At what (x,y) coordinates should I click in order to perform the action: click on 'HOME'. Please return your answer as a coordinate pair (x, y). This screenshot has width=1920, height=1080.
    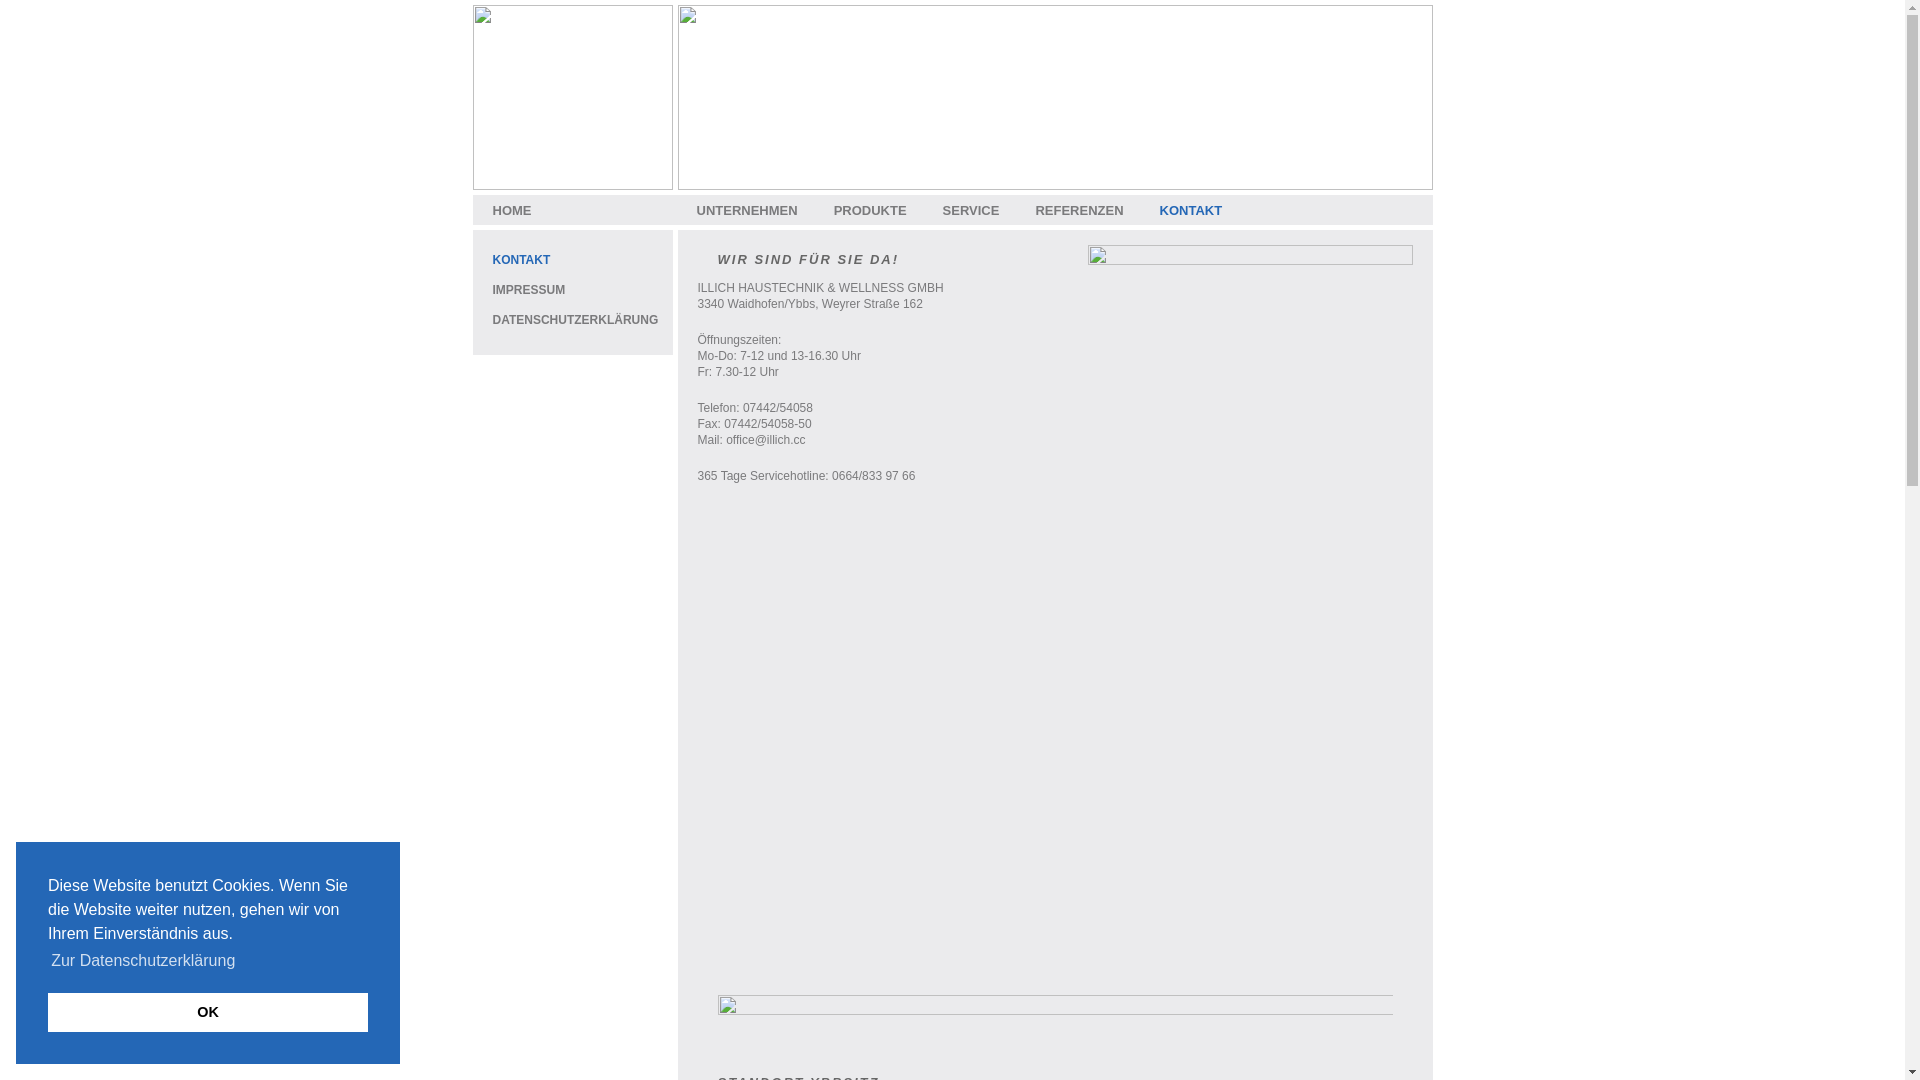
    Looking at the image, I should click on (511, 210).